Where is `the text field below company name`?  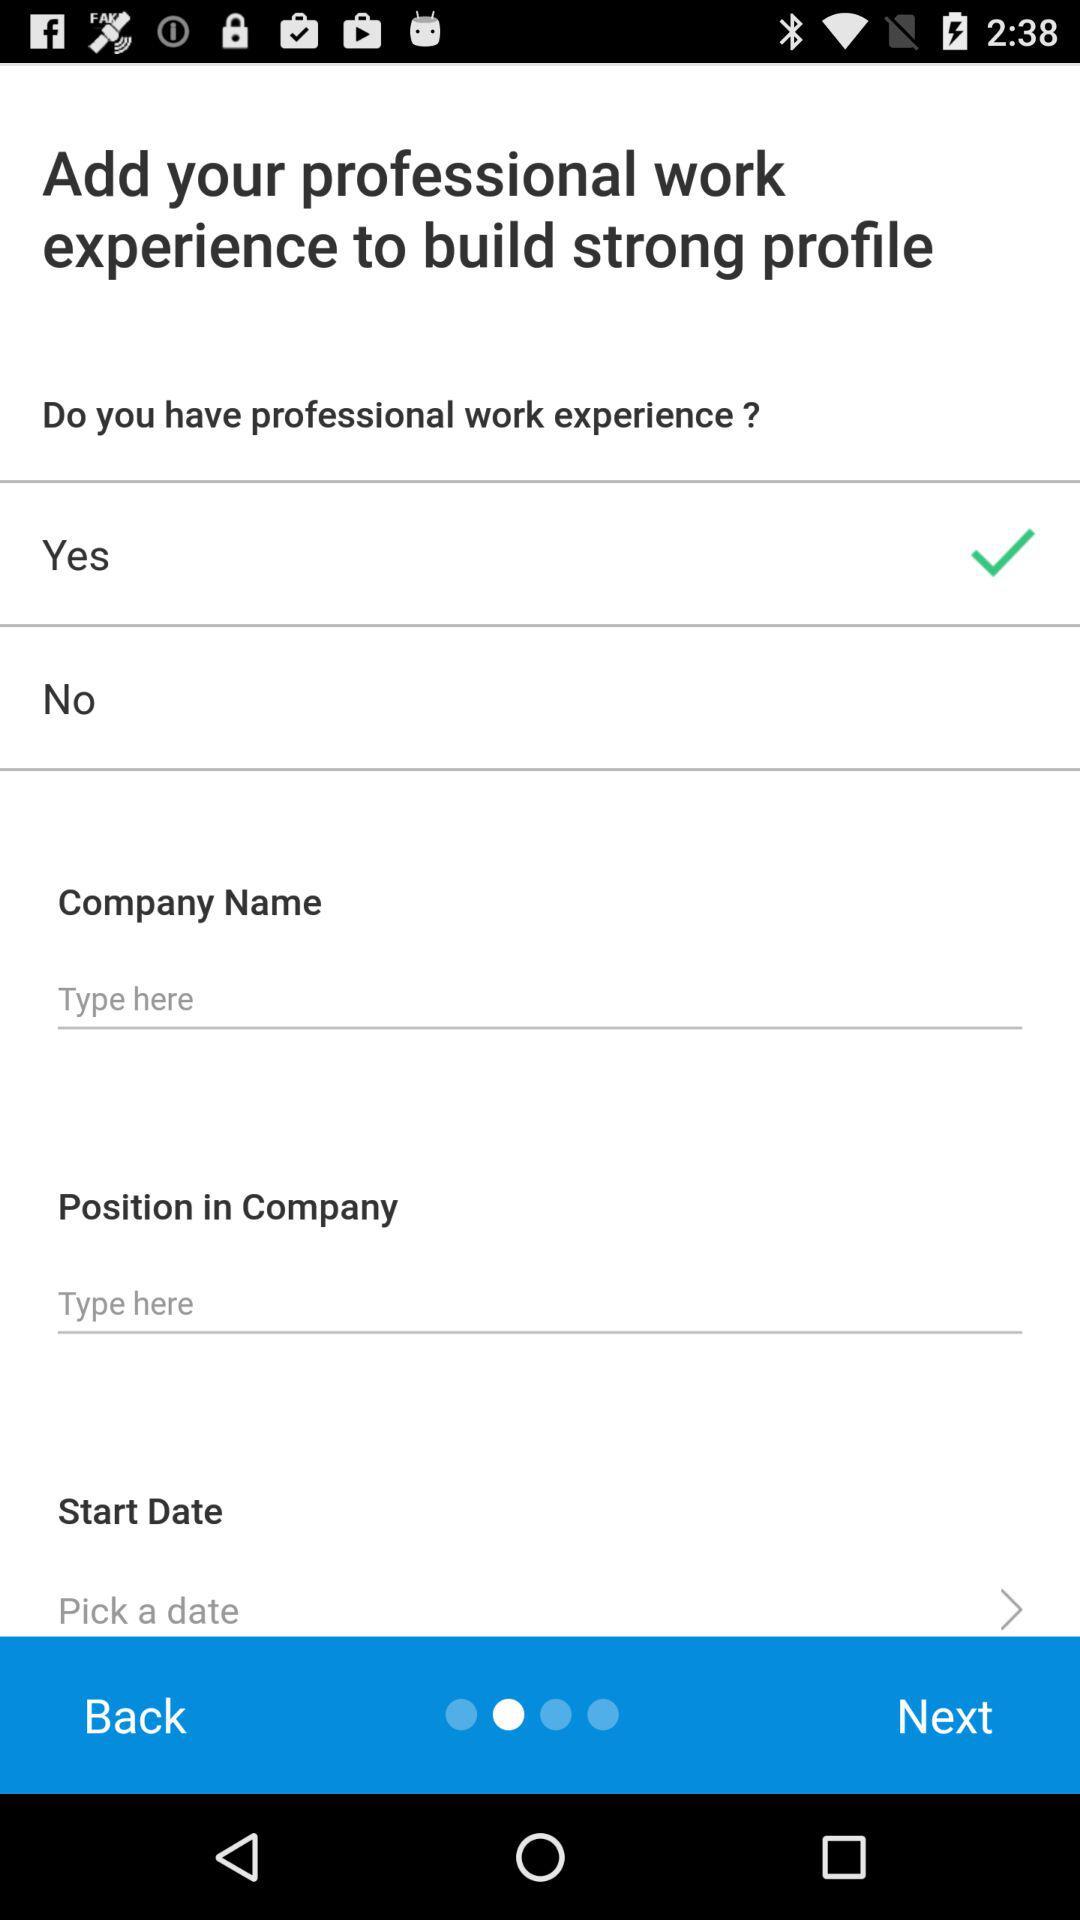
the text field below company name is located at coordinates (540, 998).